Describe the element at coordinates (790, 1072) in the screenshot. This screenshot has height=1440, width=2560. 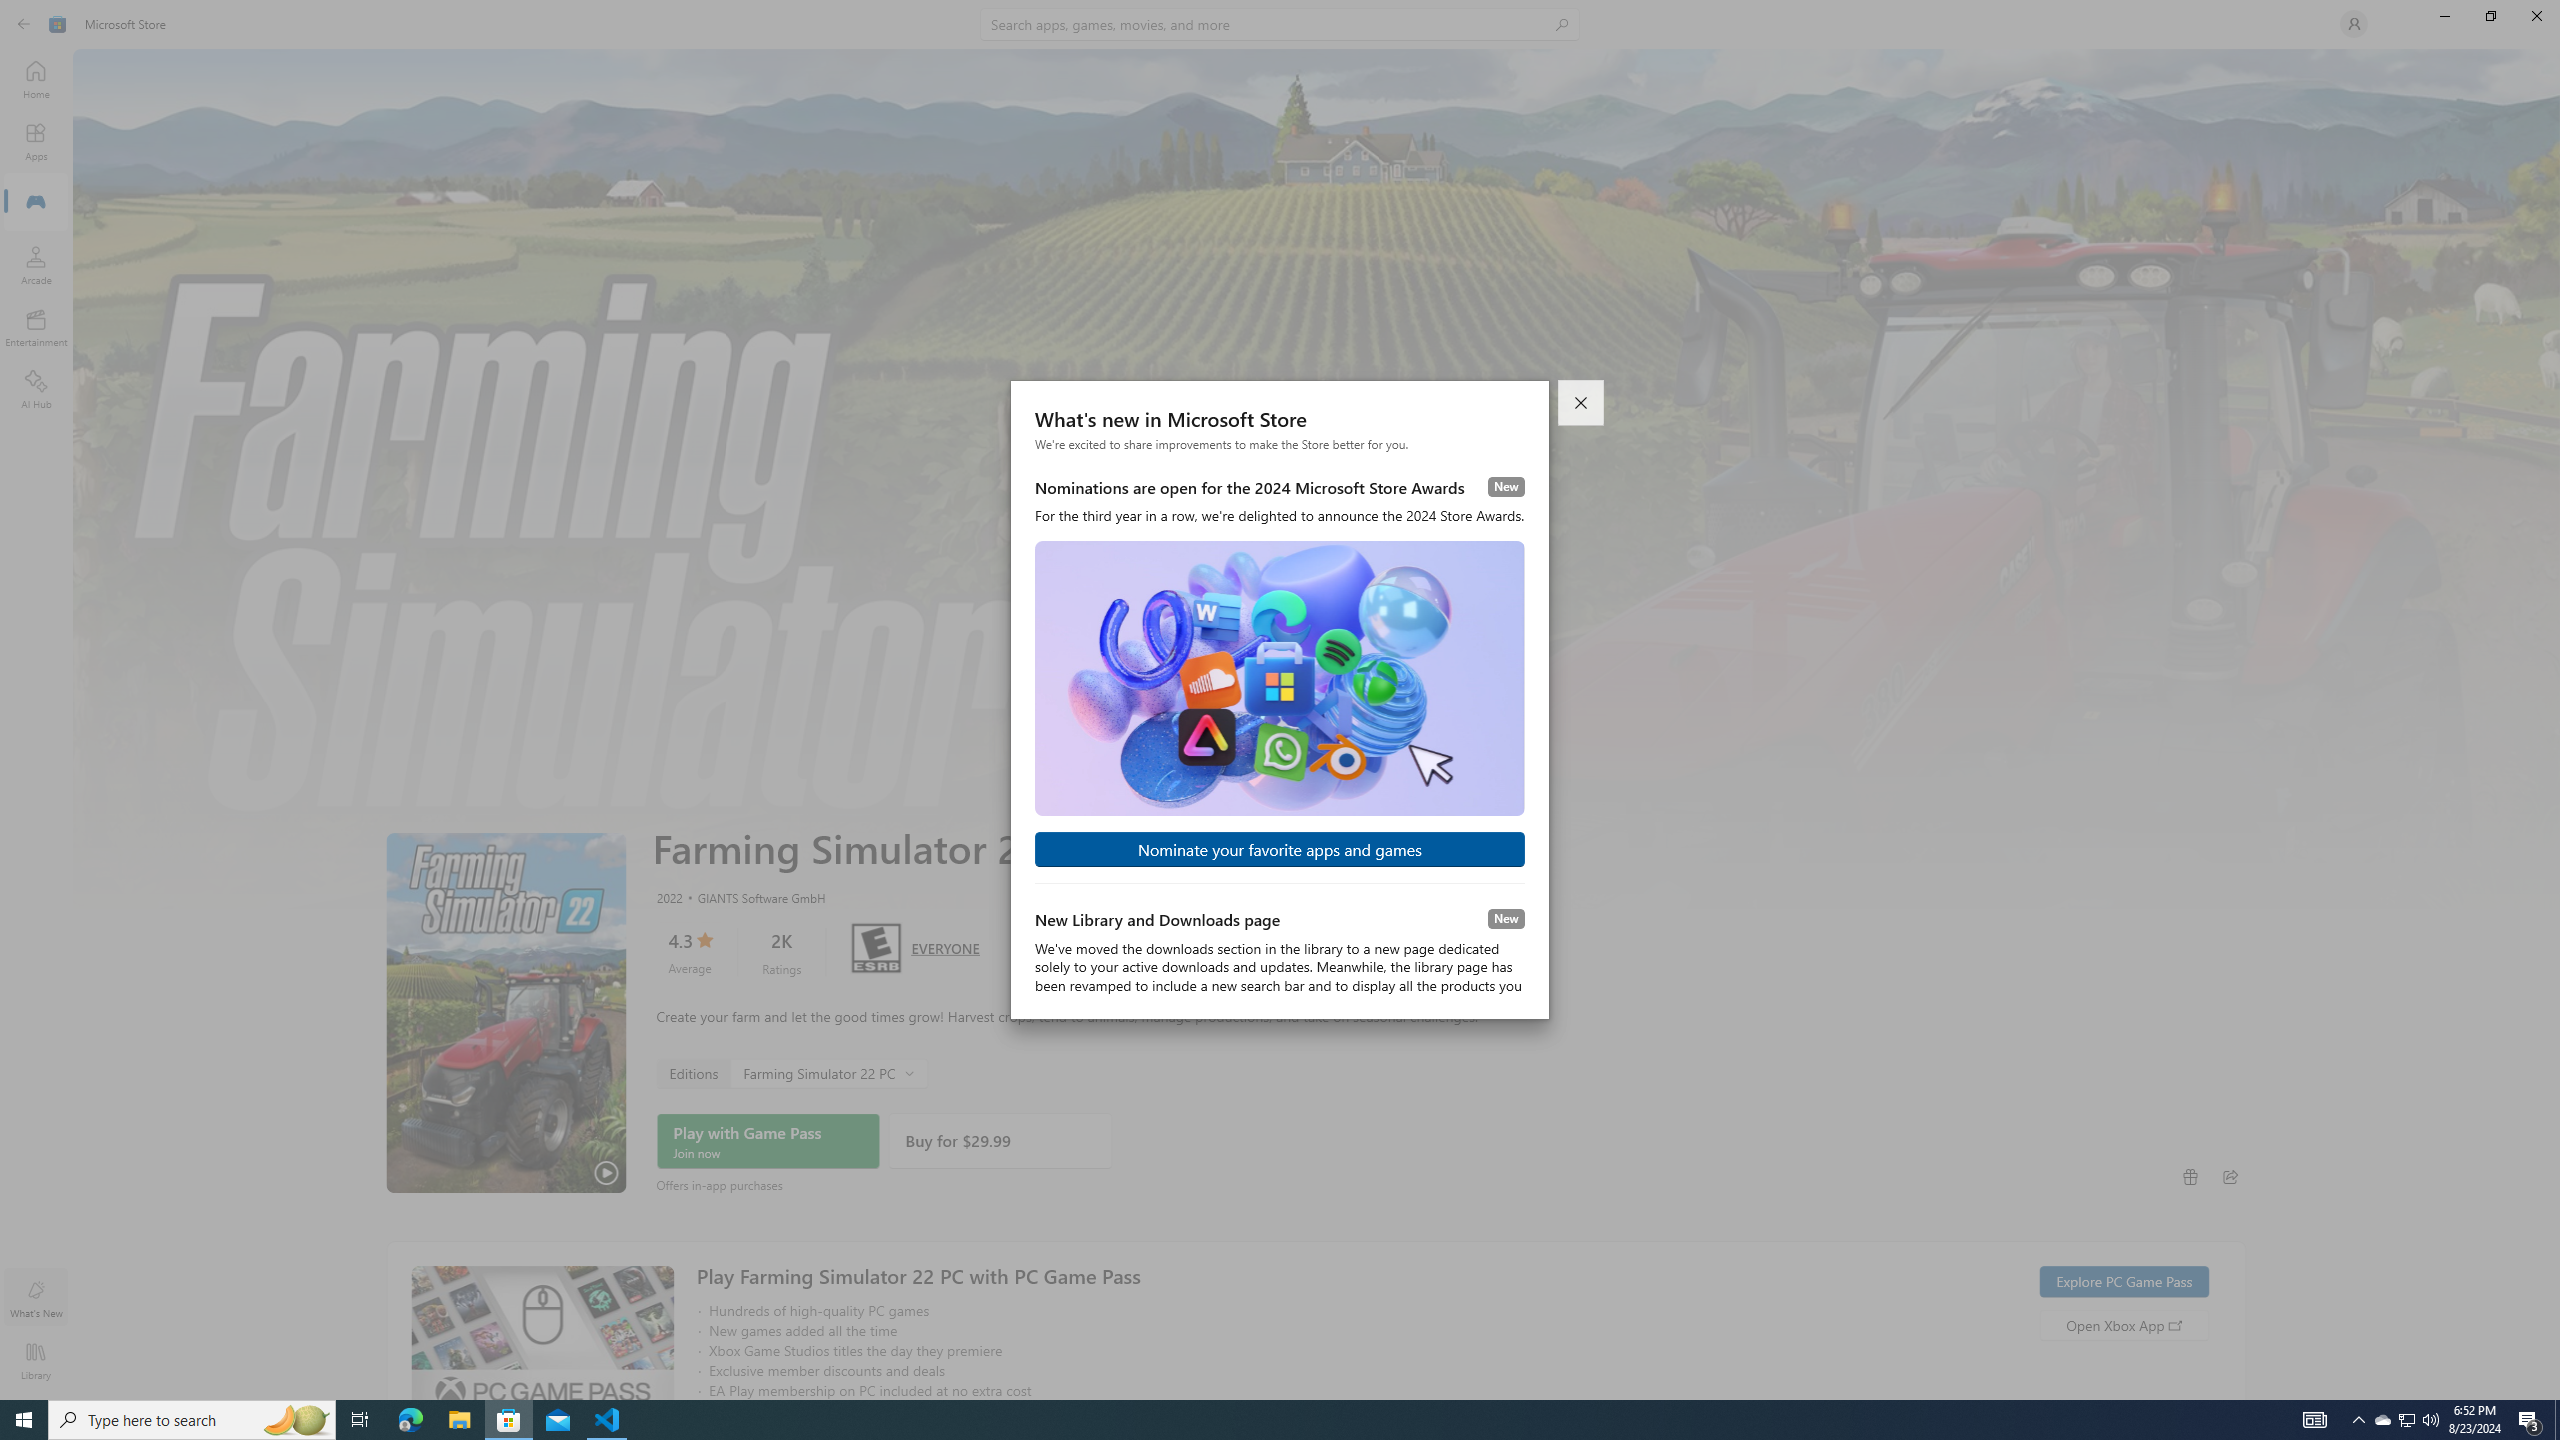
I see `'Farming Simulator 22 PC, Edition selector'` at that location.